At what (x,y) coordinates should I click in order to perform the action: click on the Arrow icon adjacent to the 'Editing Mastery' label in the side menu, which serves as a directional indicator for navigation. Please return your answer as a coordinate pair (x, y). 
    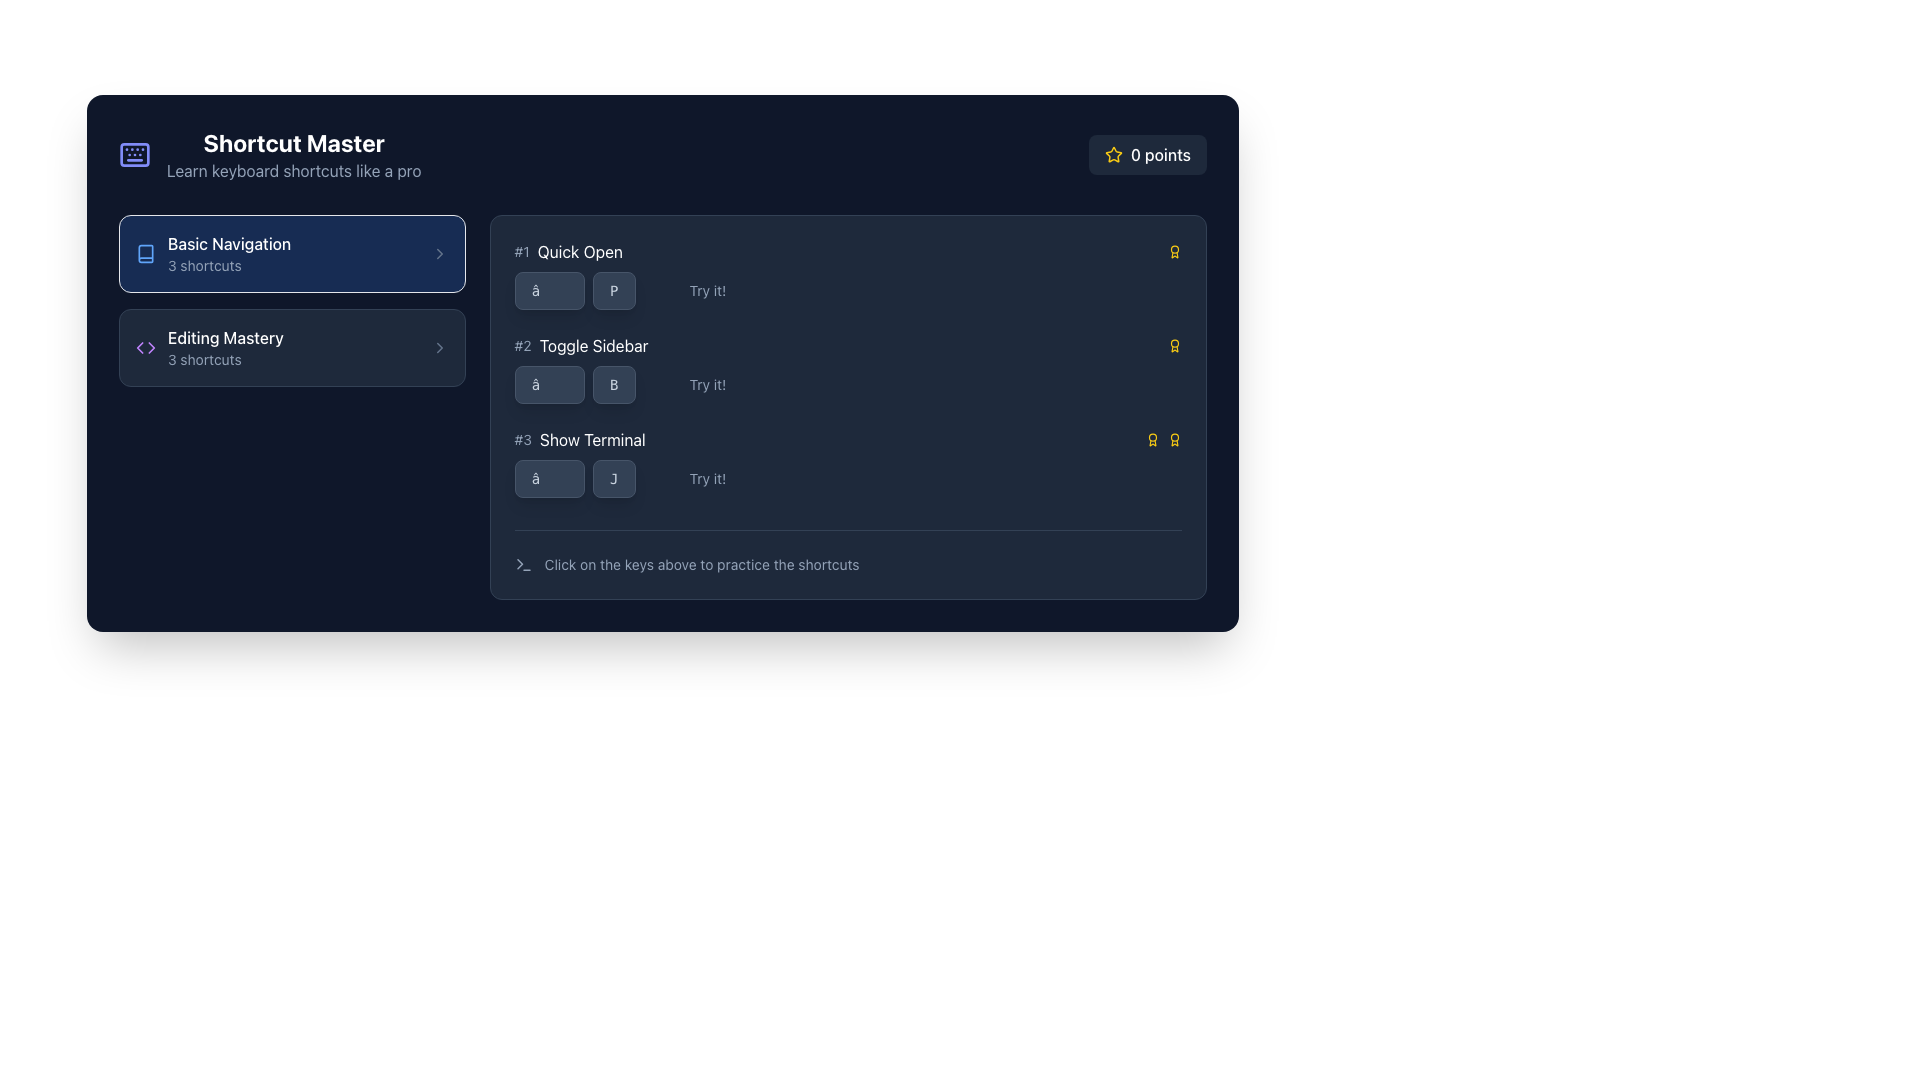
    Looking at the image, I should click on (150, 346).